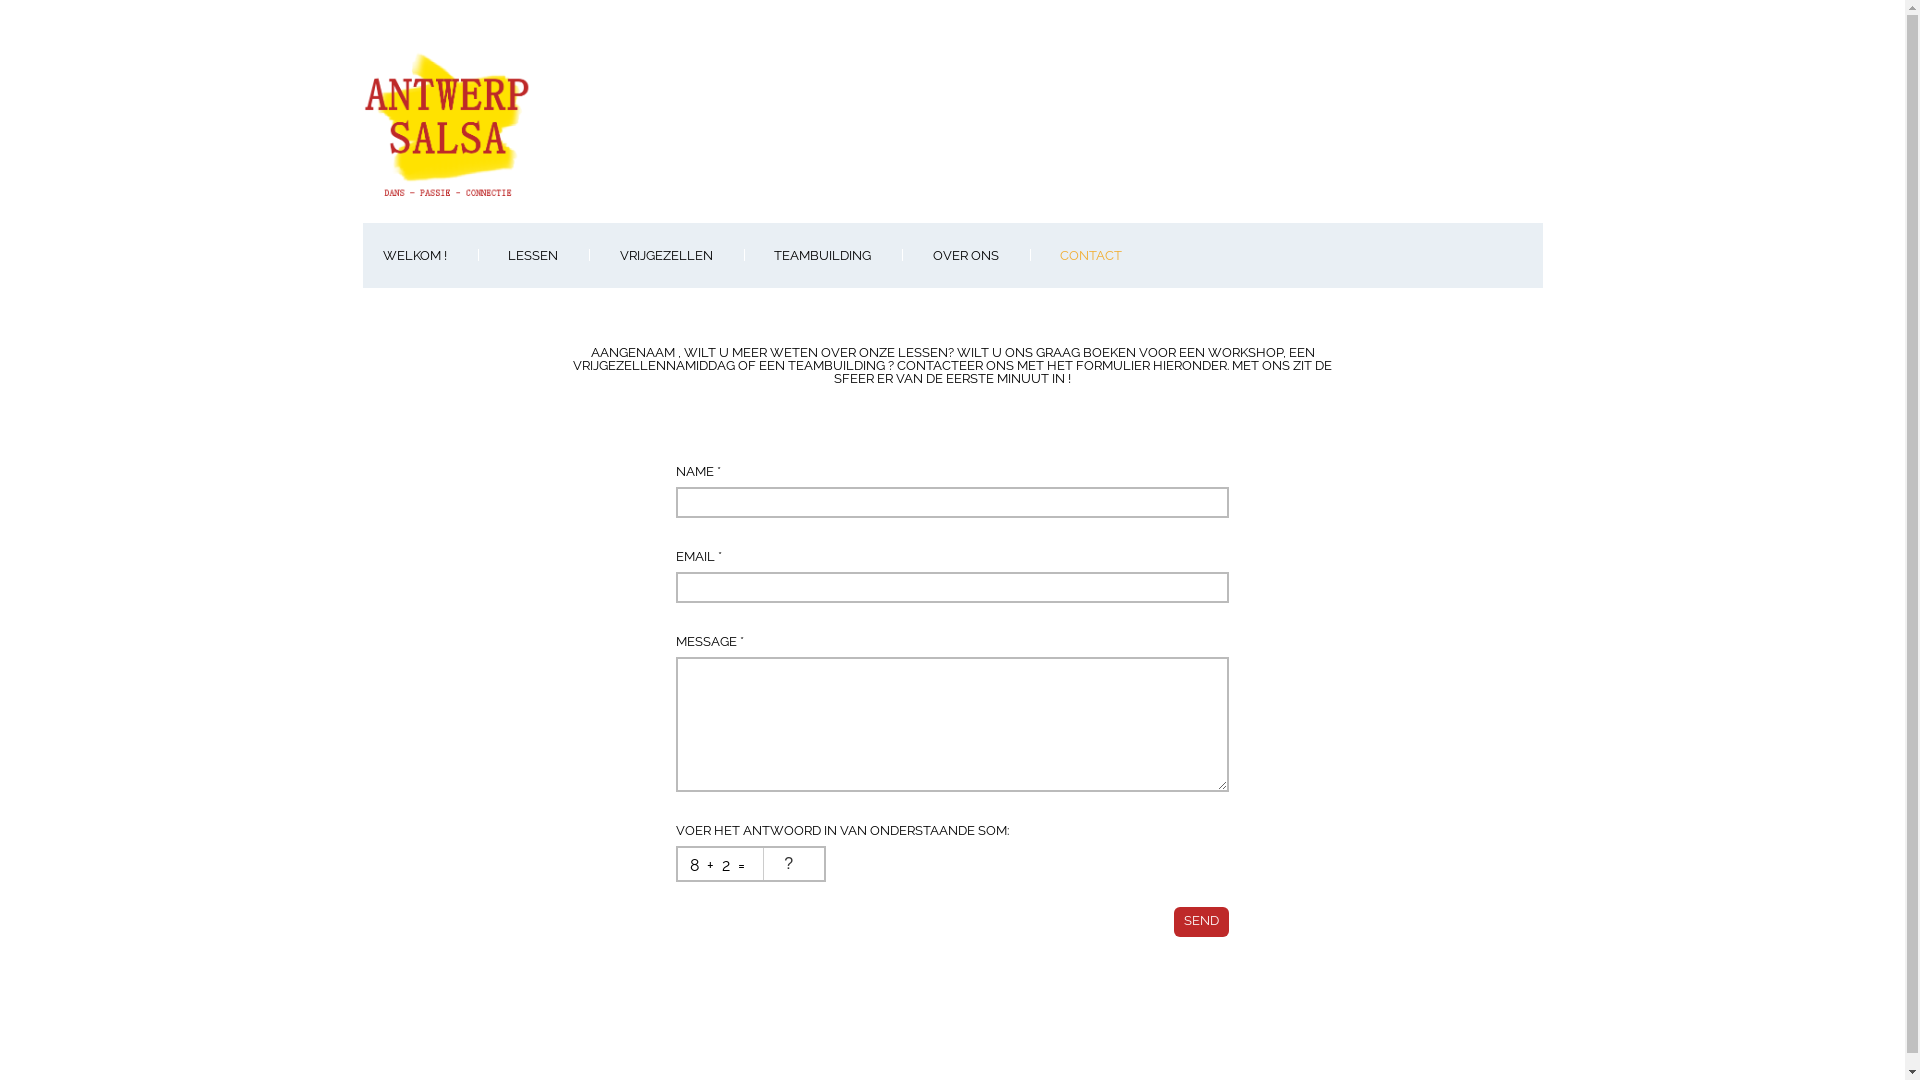 The height and width of the screenshot is (1080, 1920). What do you see at coordinates (964, 254) in the screenshot?
I see `'OVER ONS'` at bounding box center [964, 254].